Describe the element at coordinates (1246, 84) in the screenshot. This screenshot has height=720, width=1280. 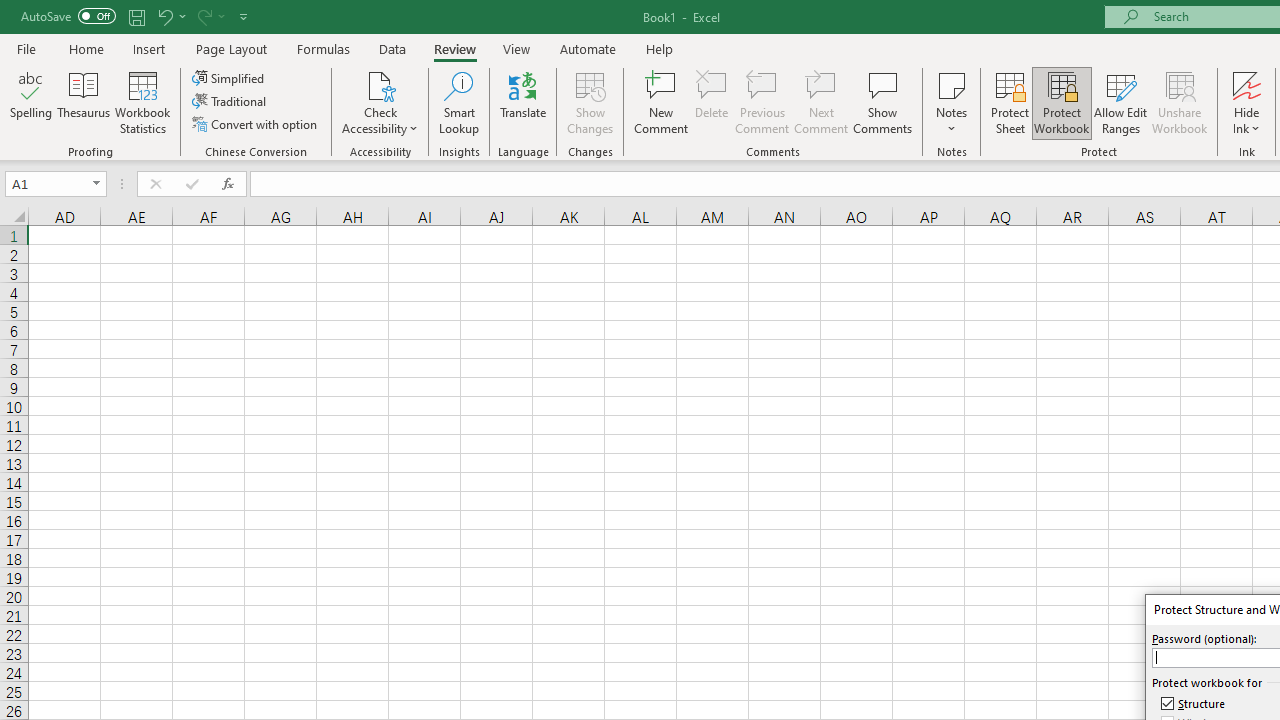
I see `'Hide Ink'` at that location.